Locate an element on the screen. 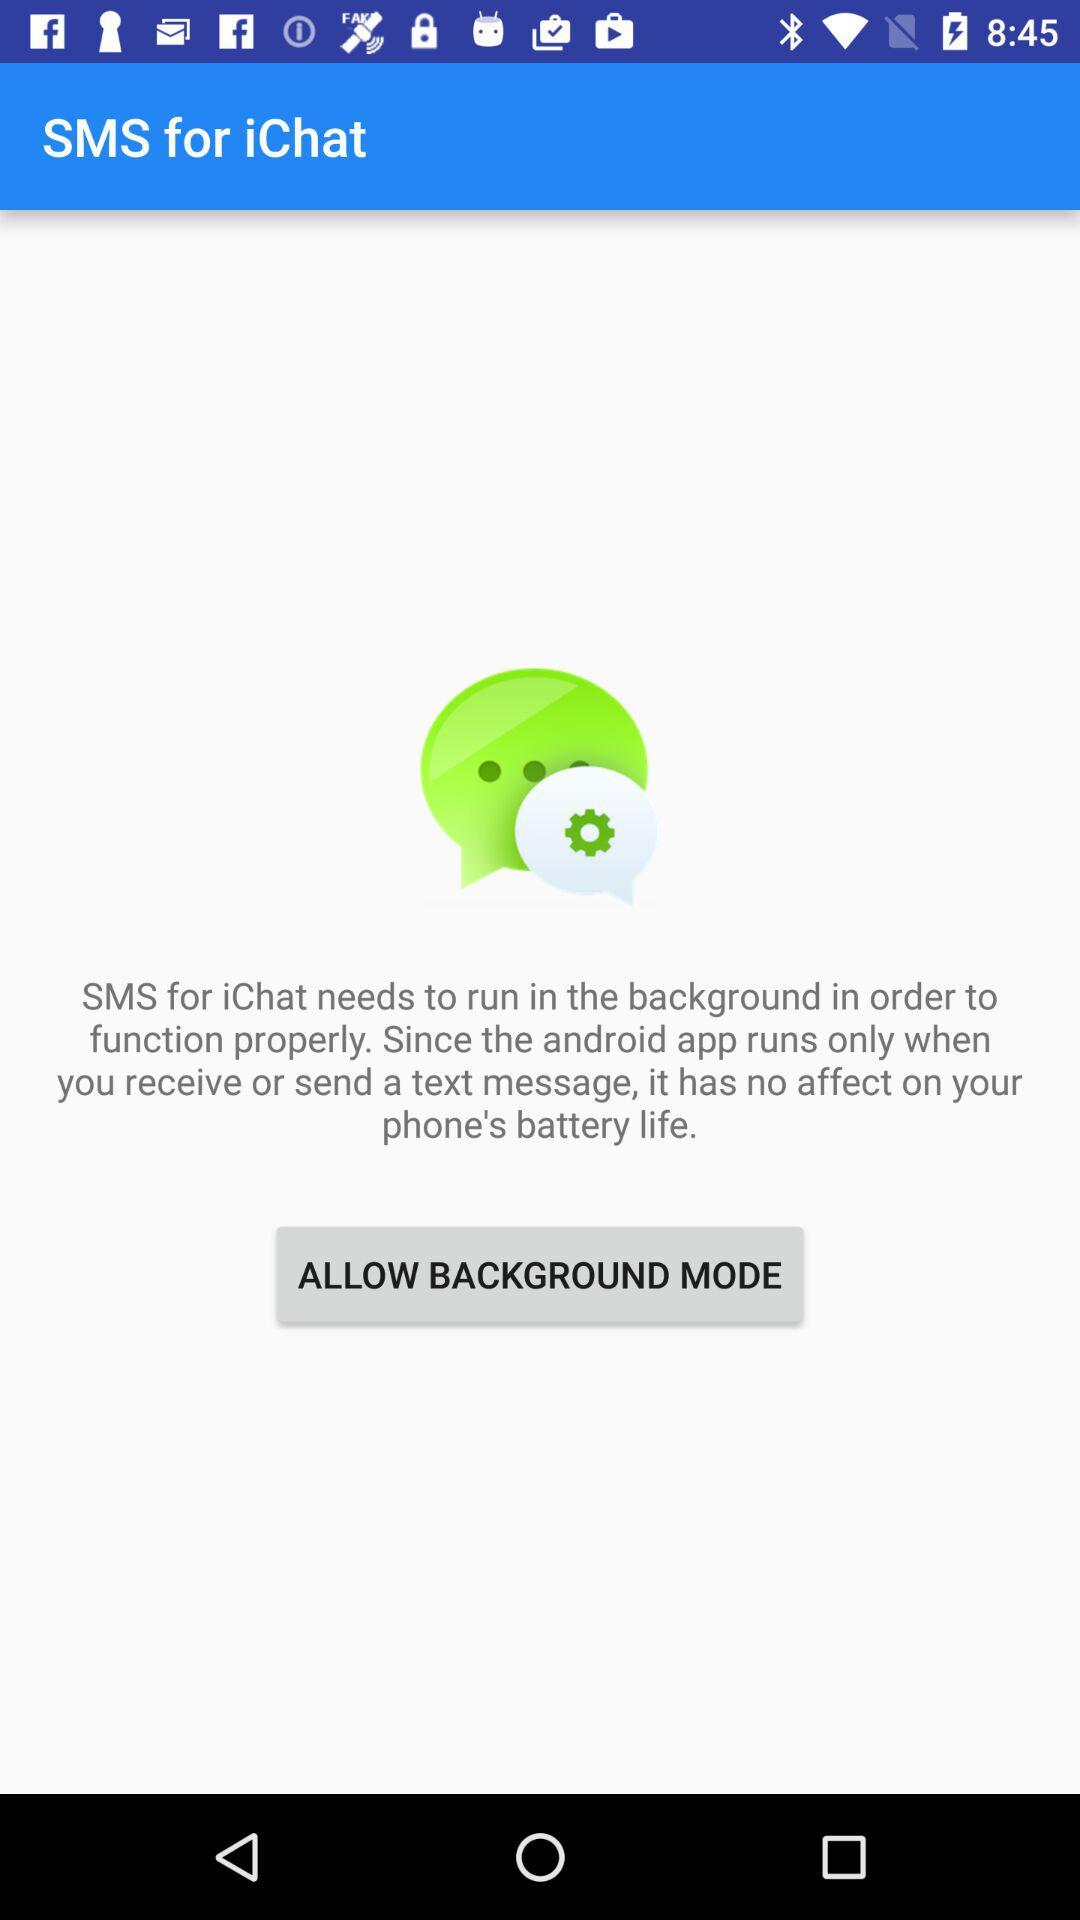 Image resolution: width=1080 pixels, height=1920 pixels. the allow background mode item is located at coordinates (540, 1273).